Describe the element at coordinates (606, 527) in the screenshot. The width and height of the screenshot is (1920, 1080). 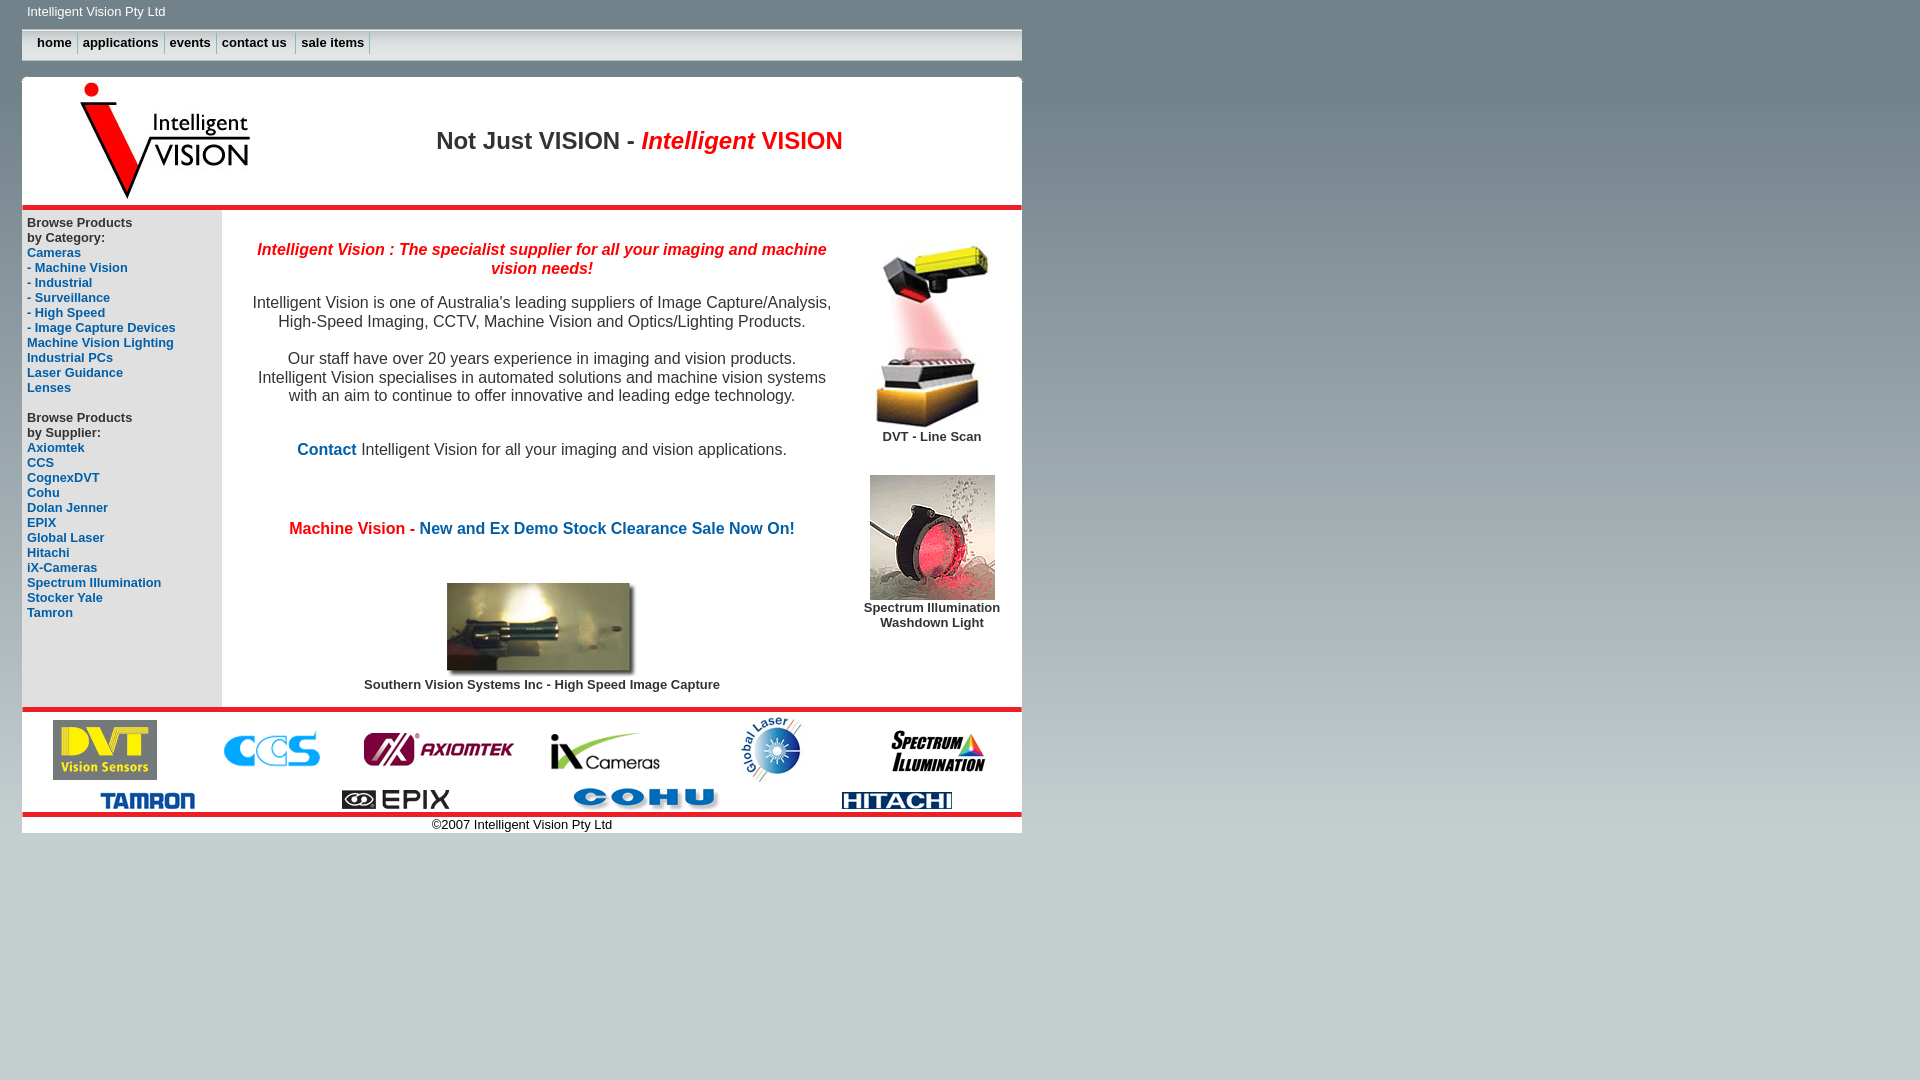
I see `'New and Ex Demo Stock Clearance Sale Now On!'` at that location.